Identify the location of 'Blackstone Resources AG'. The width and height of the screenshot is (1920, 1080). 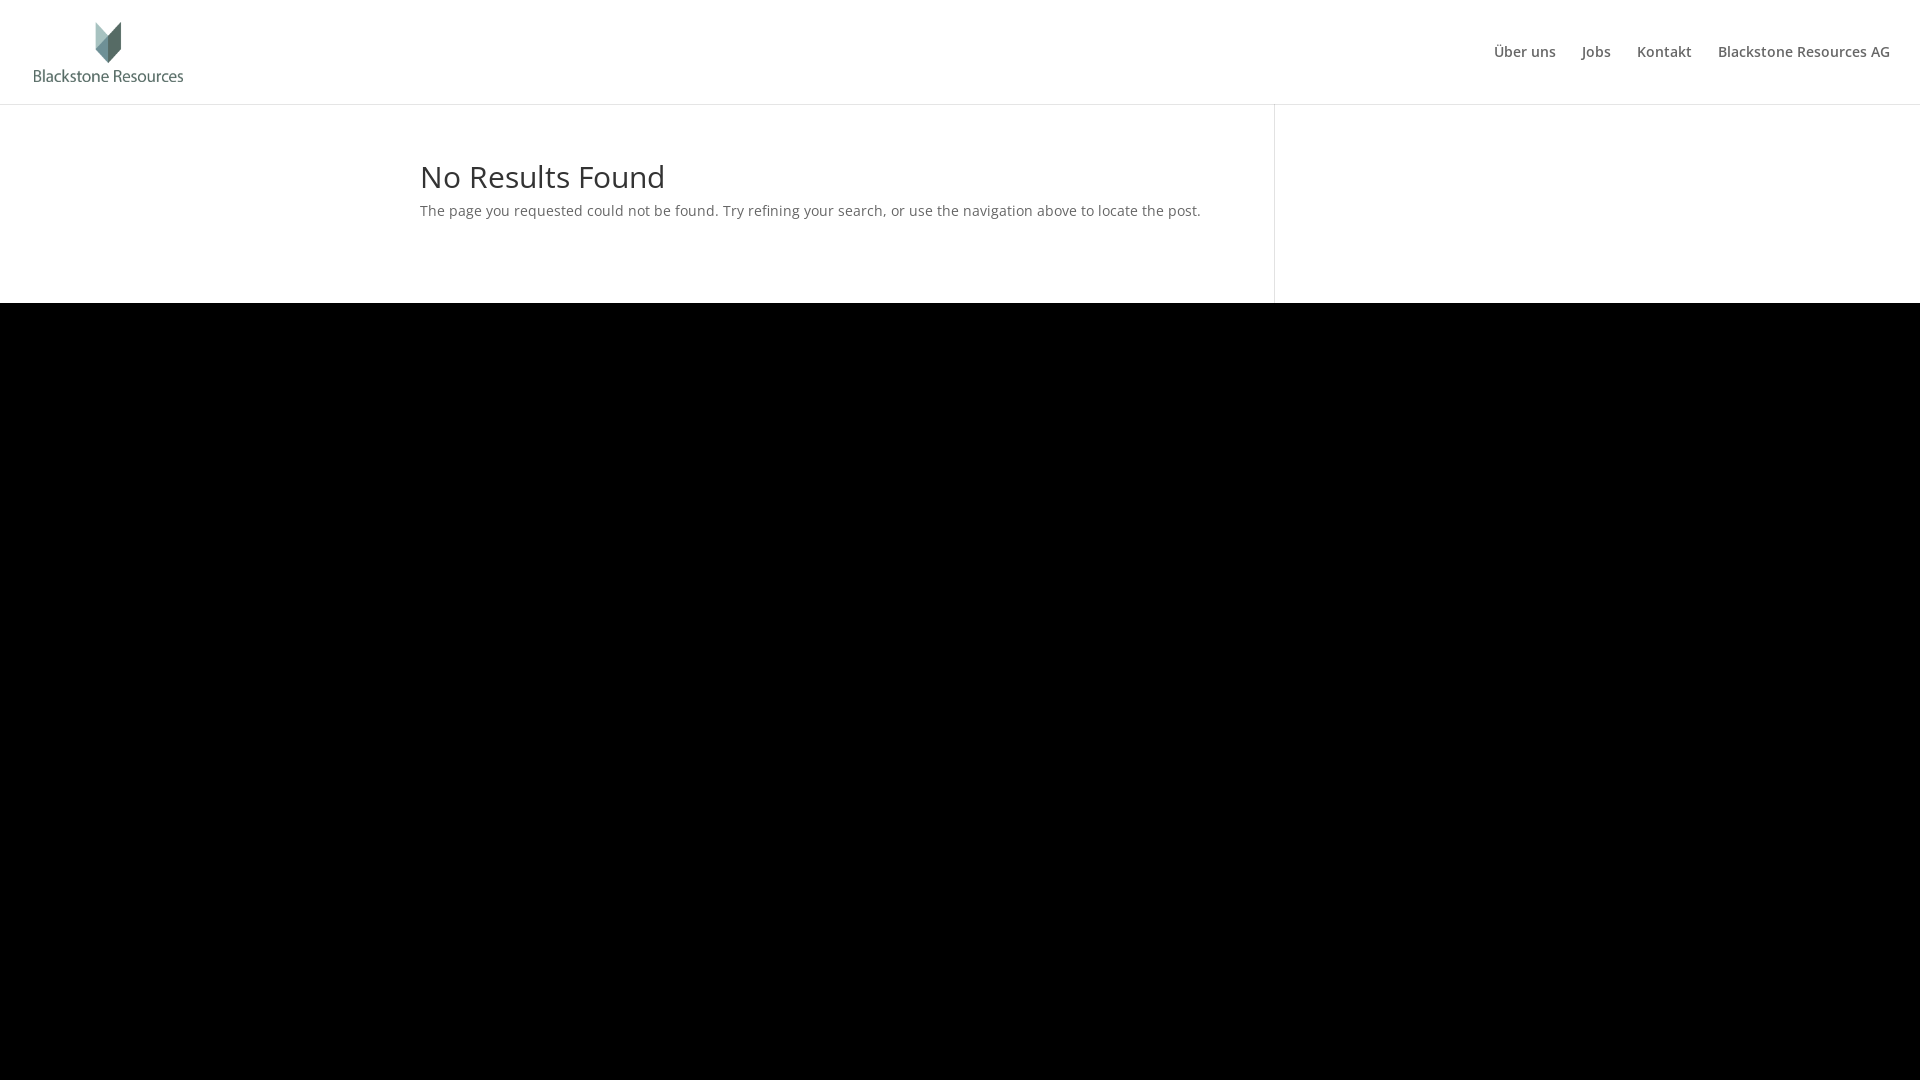
(1717, 73).